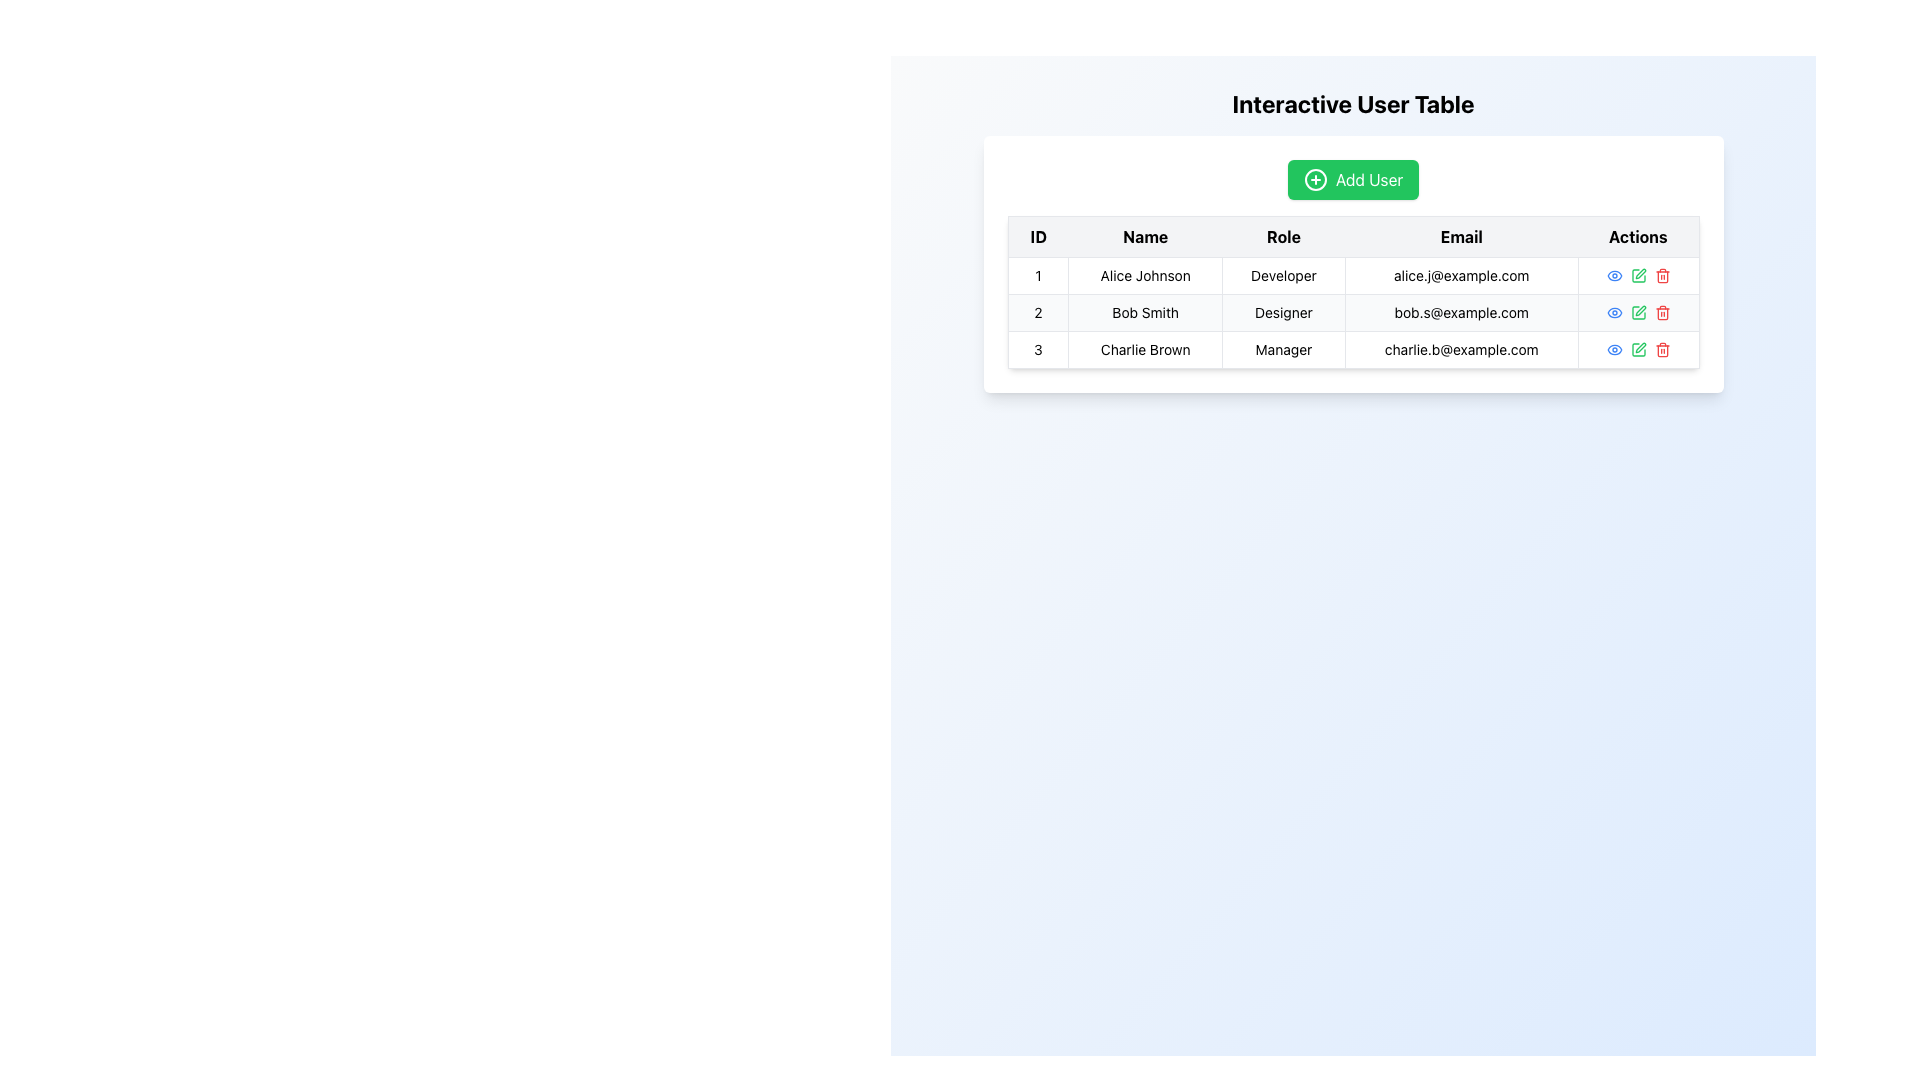 The width and height of the screenshot is (1920, 1080). I want to click on the edit action button icon for user 'Bob Smith' located in the Actions column of the second row, so click(1638, 312).